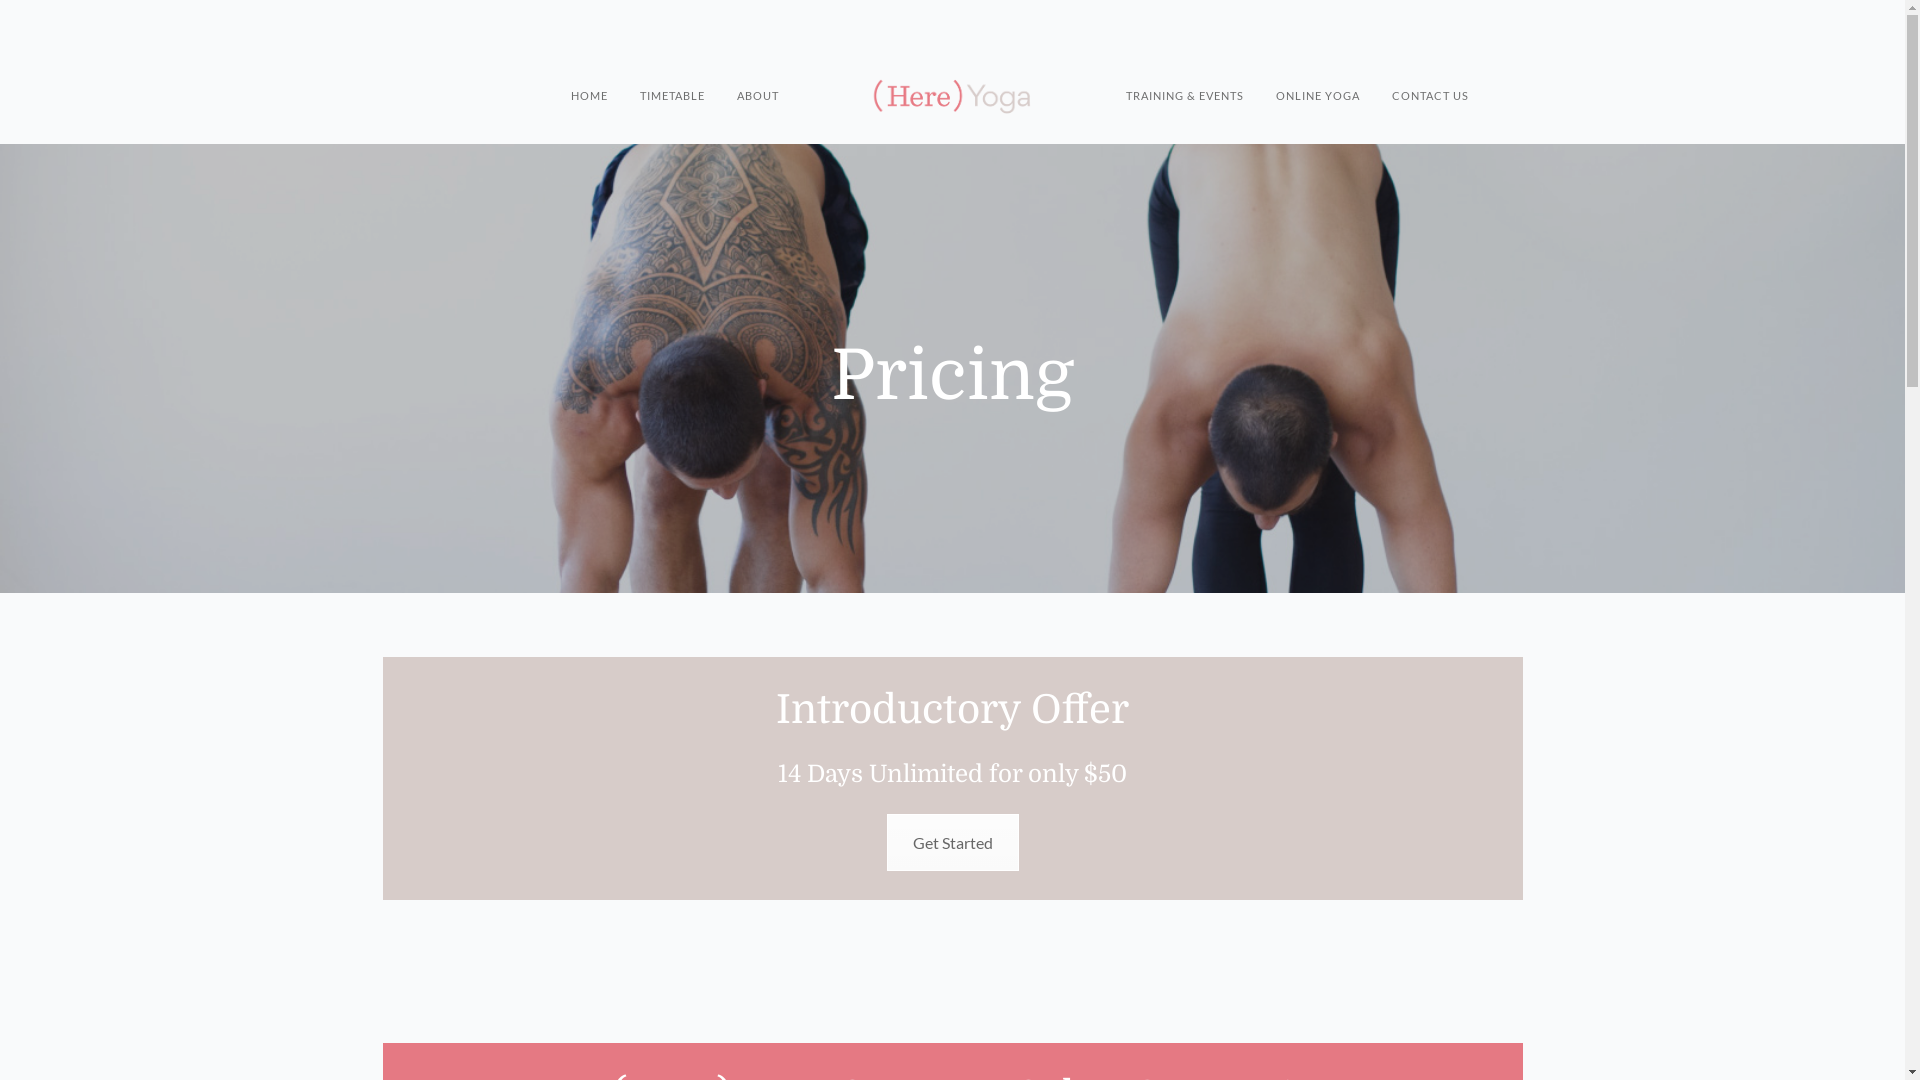 Image resolution: width=1920 pixels, height=1080 pixels. I want to click on 'HOME', so click(588, 75).